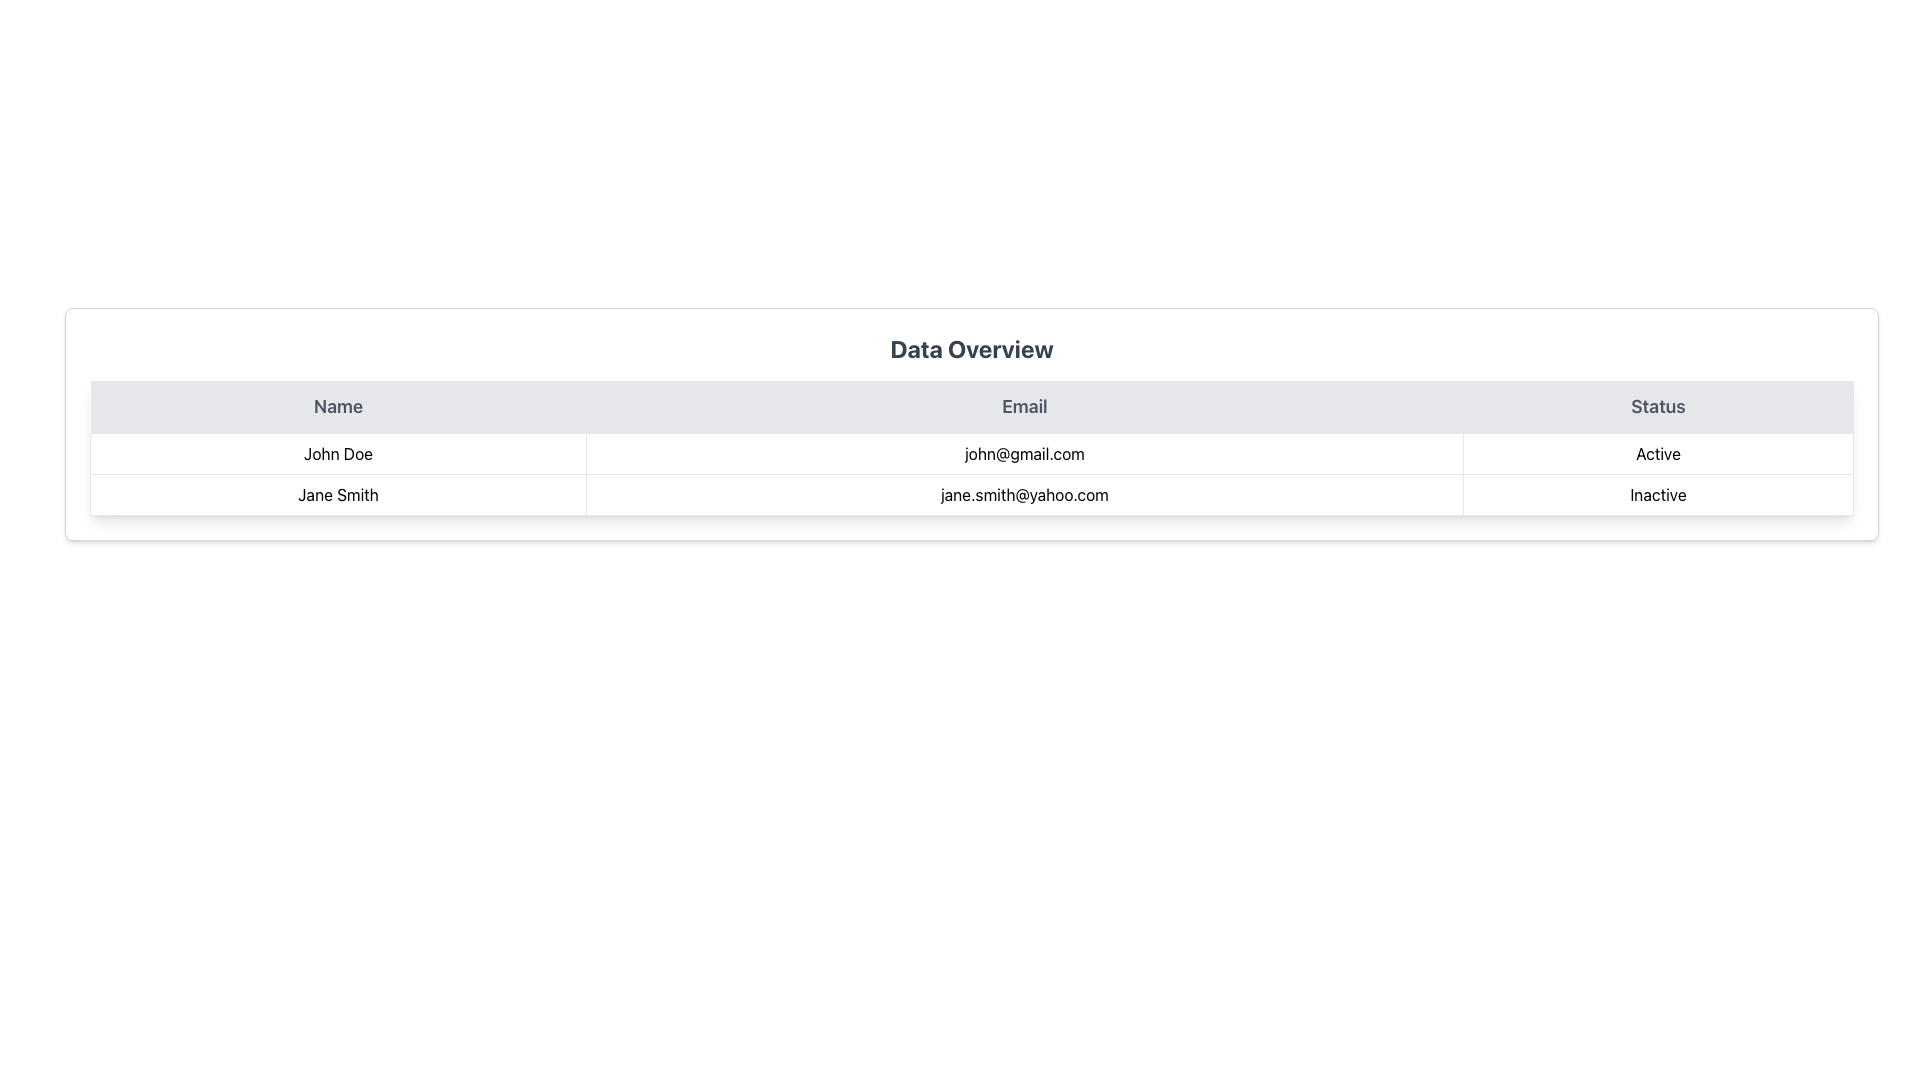 This screenshot has width=1920, height=1080. I want to click on the 'Email' label, which is the second of three column headers in a light gray box at the top of a table-like structure, so click(1024, 406).